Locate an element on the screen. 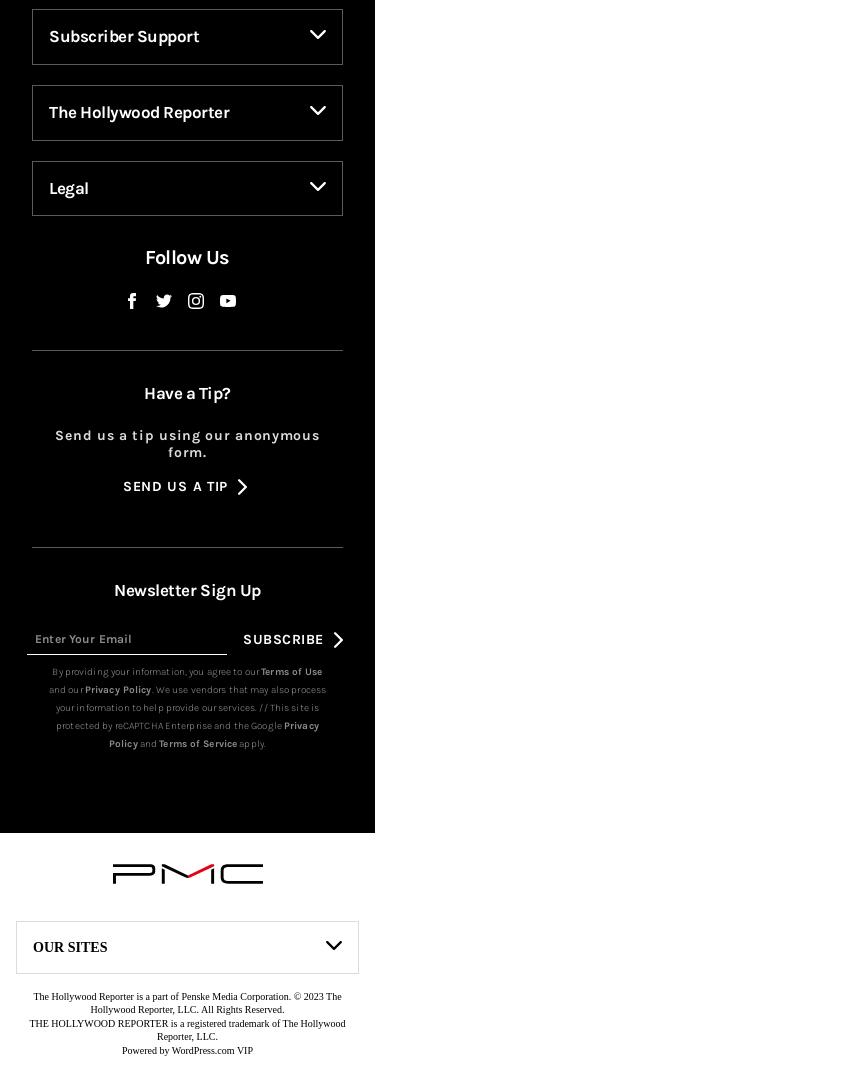 The width and height of the screenshot is (849, 1068). 'Terms of Use' is located at coordinates (260, 704).